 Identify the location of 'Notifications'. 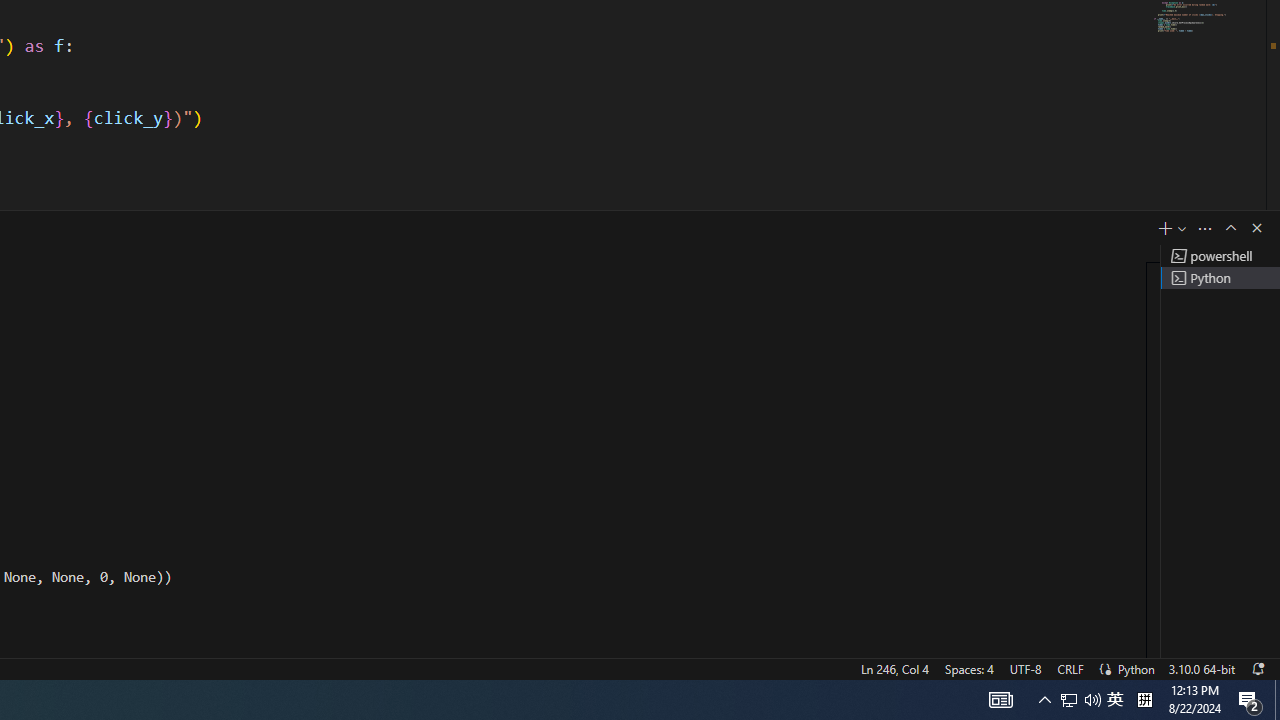
(1256, 668).